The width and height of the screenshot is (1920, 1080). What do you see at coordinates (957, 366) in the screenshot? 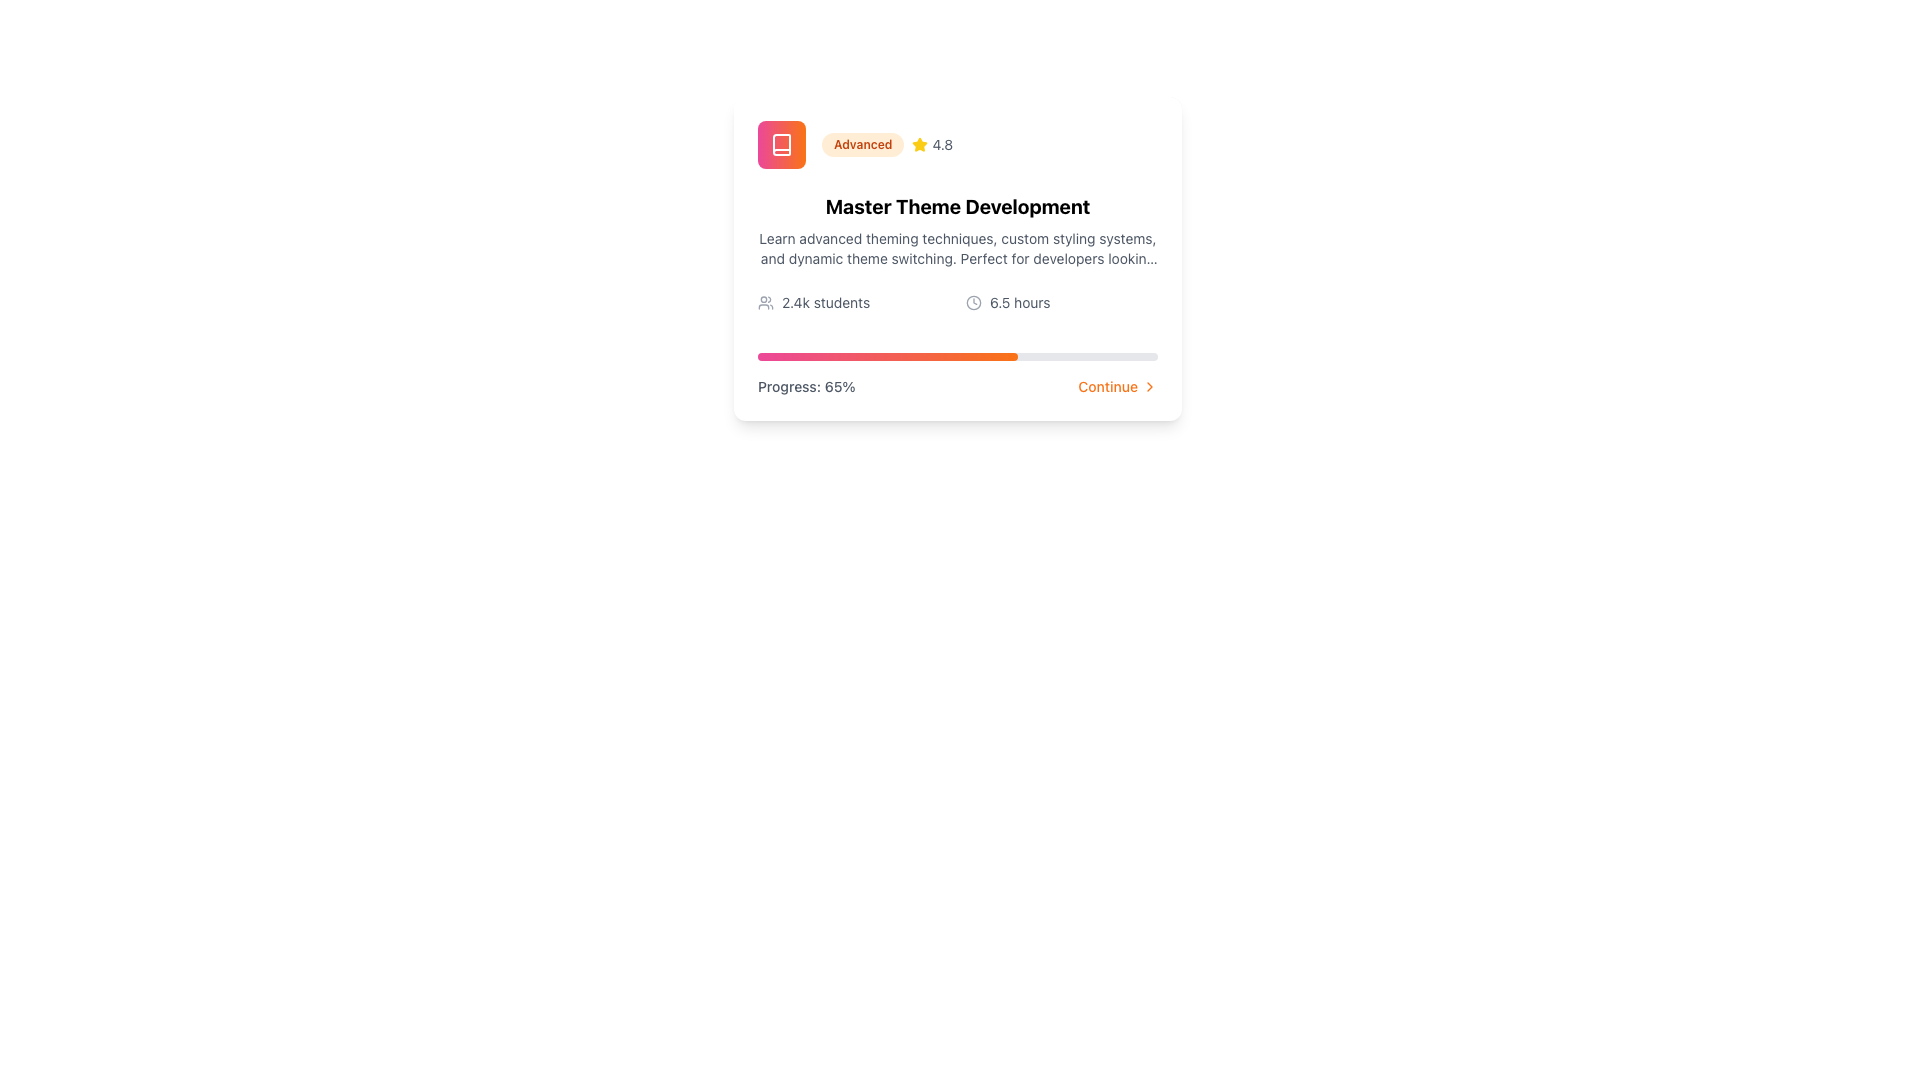
I see `progress information from the label 'Progress: 65%' located on the left side of the progress bar element` at bounding box center [957, 366].